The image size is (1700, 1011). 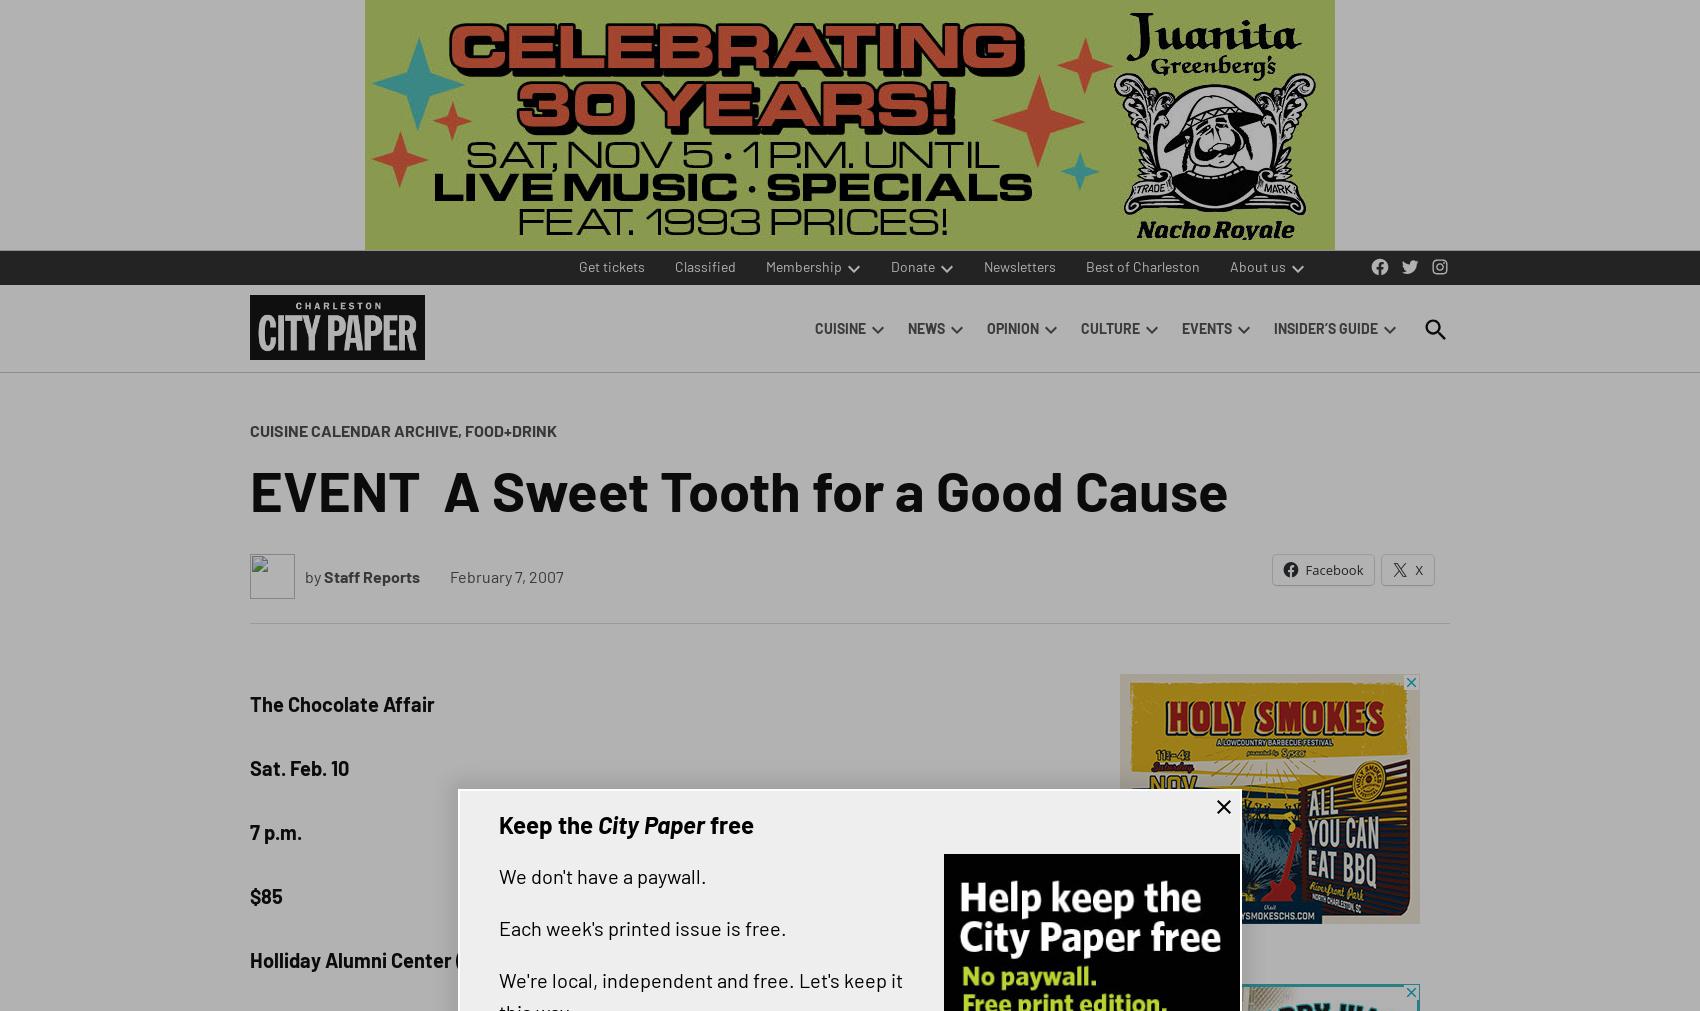 I want to click on 'INSIDER’S GUIDE', so click(x=1326, y=328).